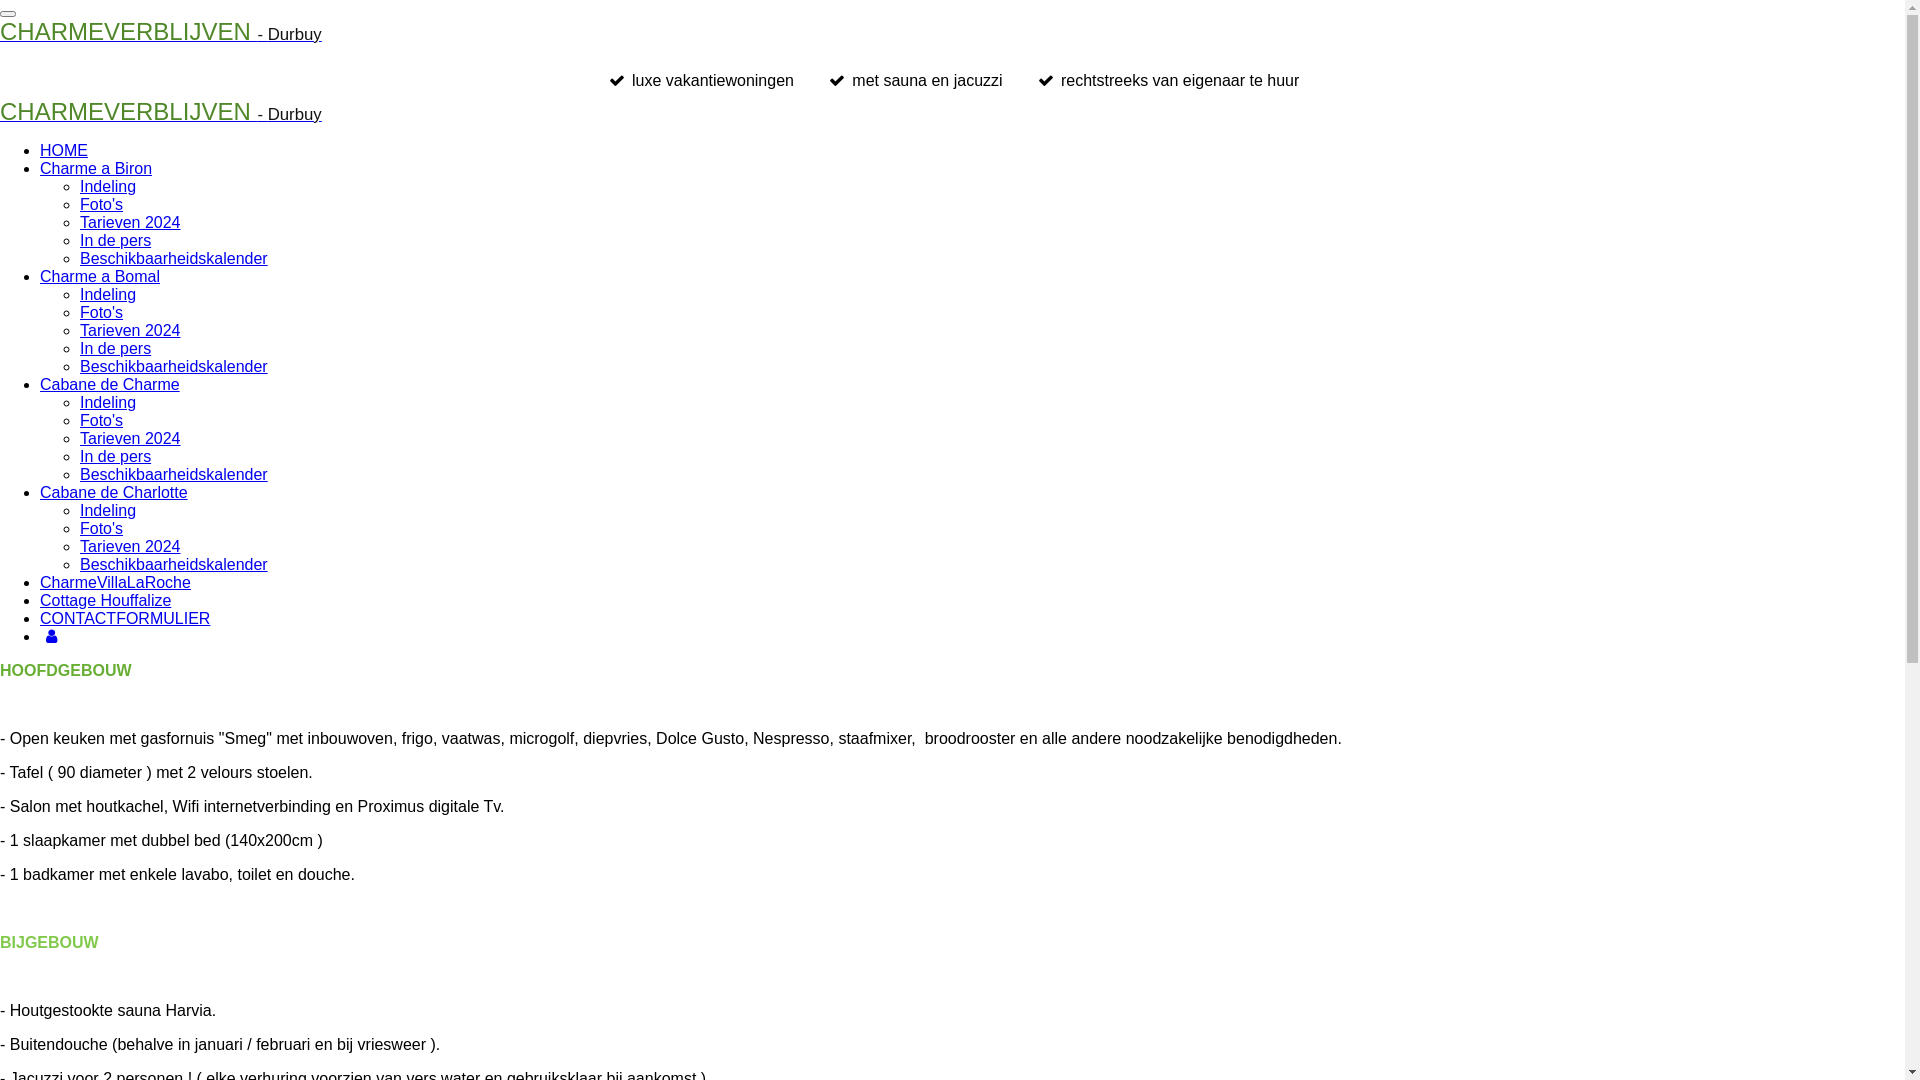 This screenshot has height=1080, width=1920. What do you see at coordinates (109, 384) in the screenshot?
I see `'Cabane de Charme'` at bounding box center [109, 384].